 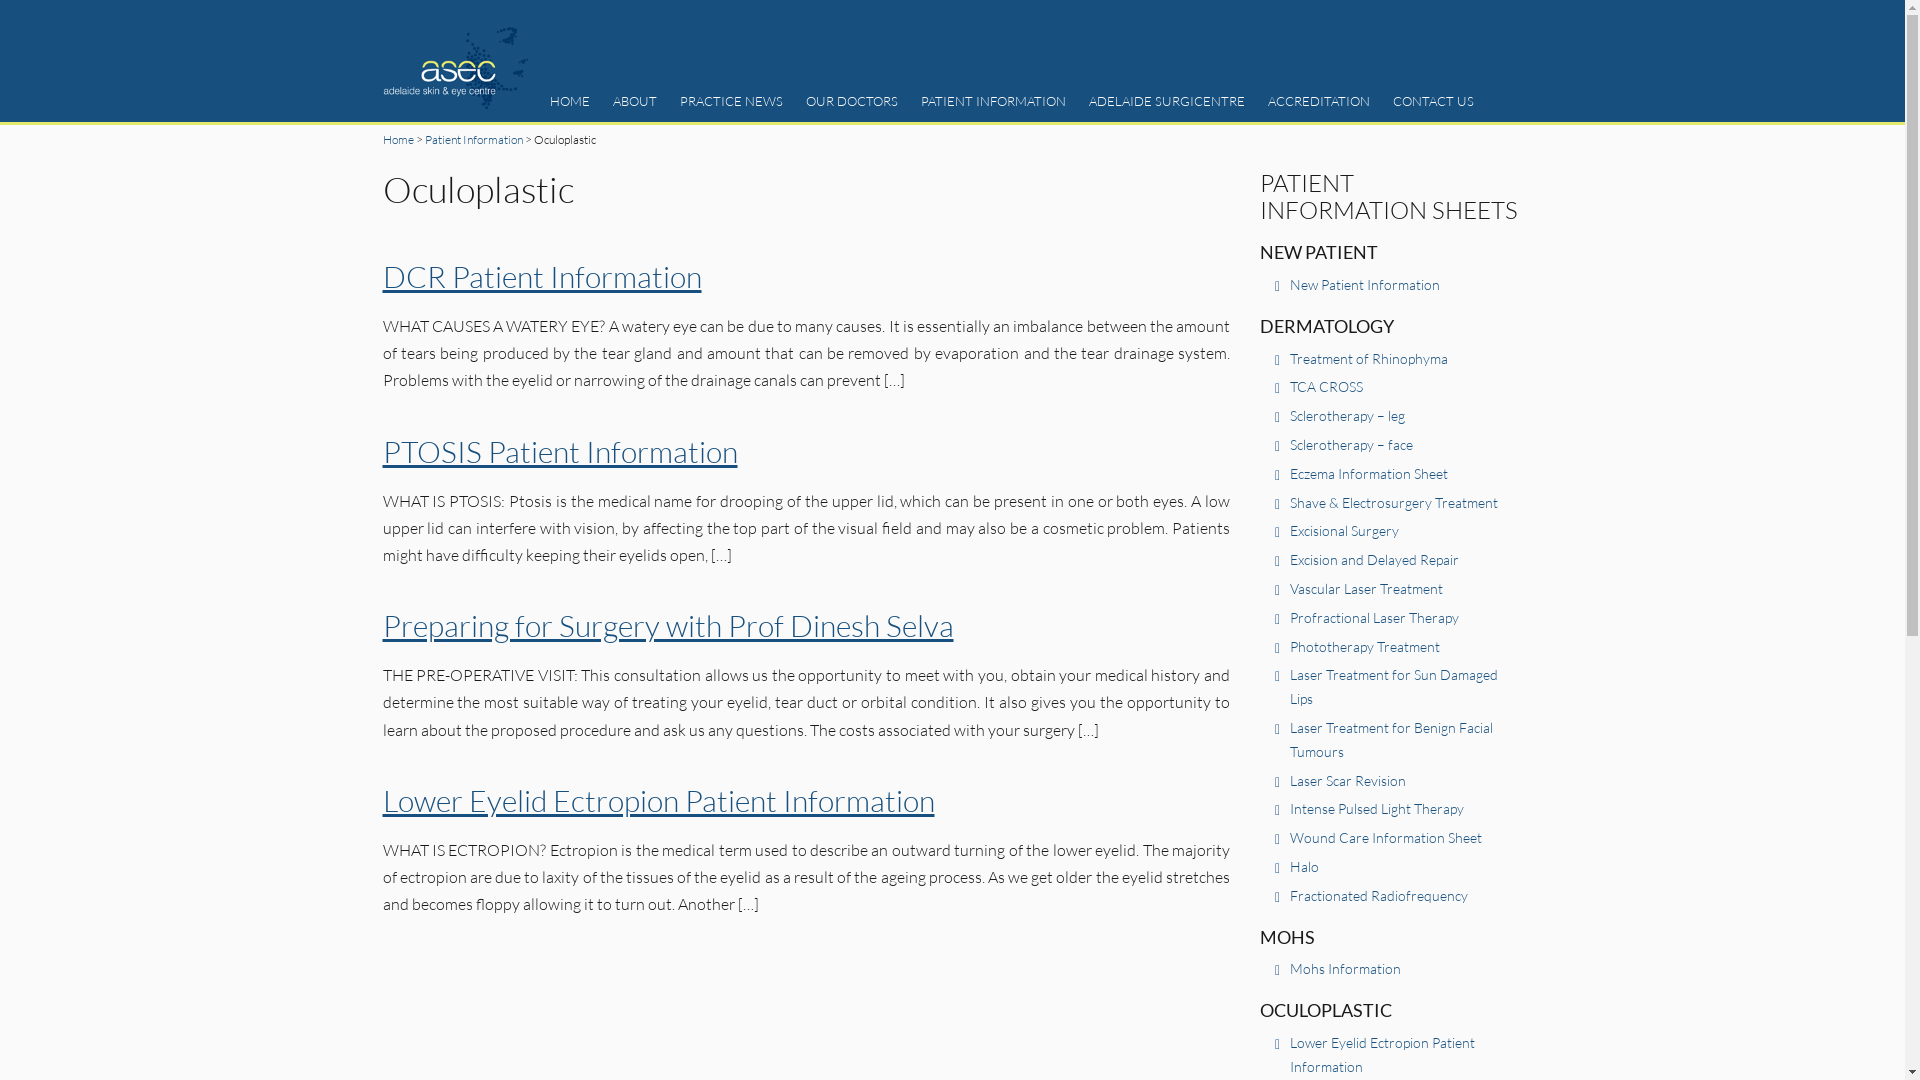 What do you see at coordinates (1385, 837) in the screenshot?
I see `'Wound Care Information Sheet'` at bounding box center [1385, 837].